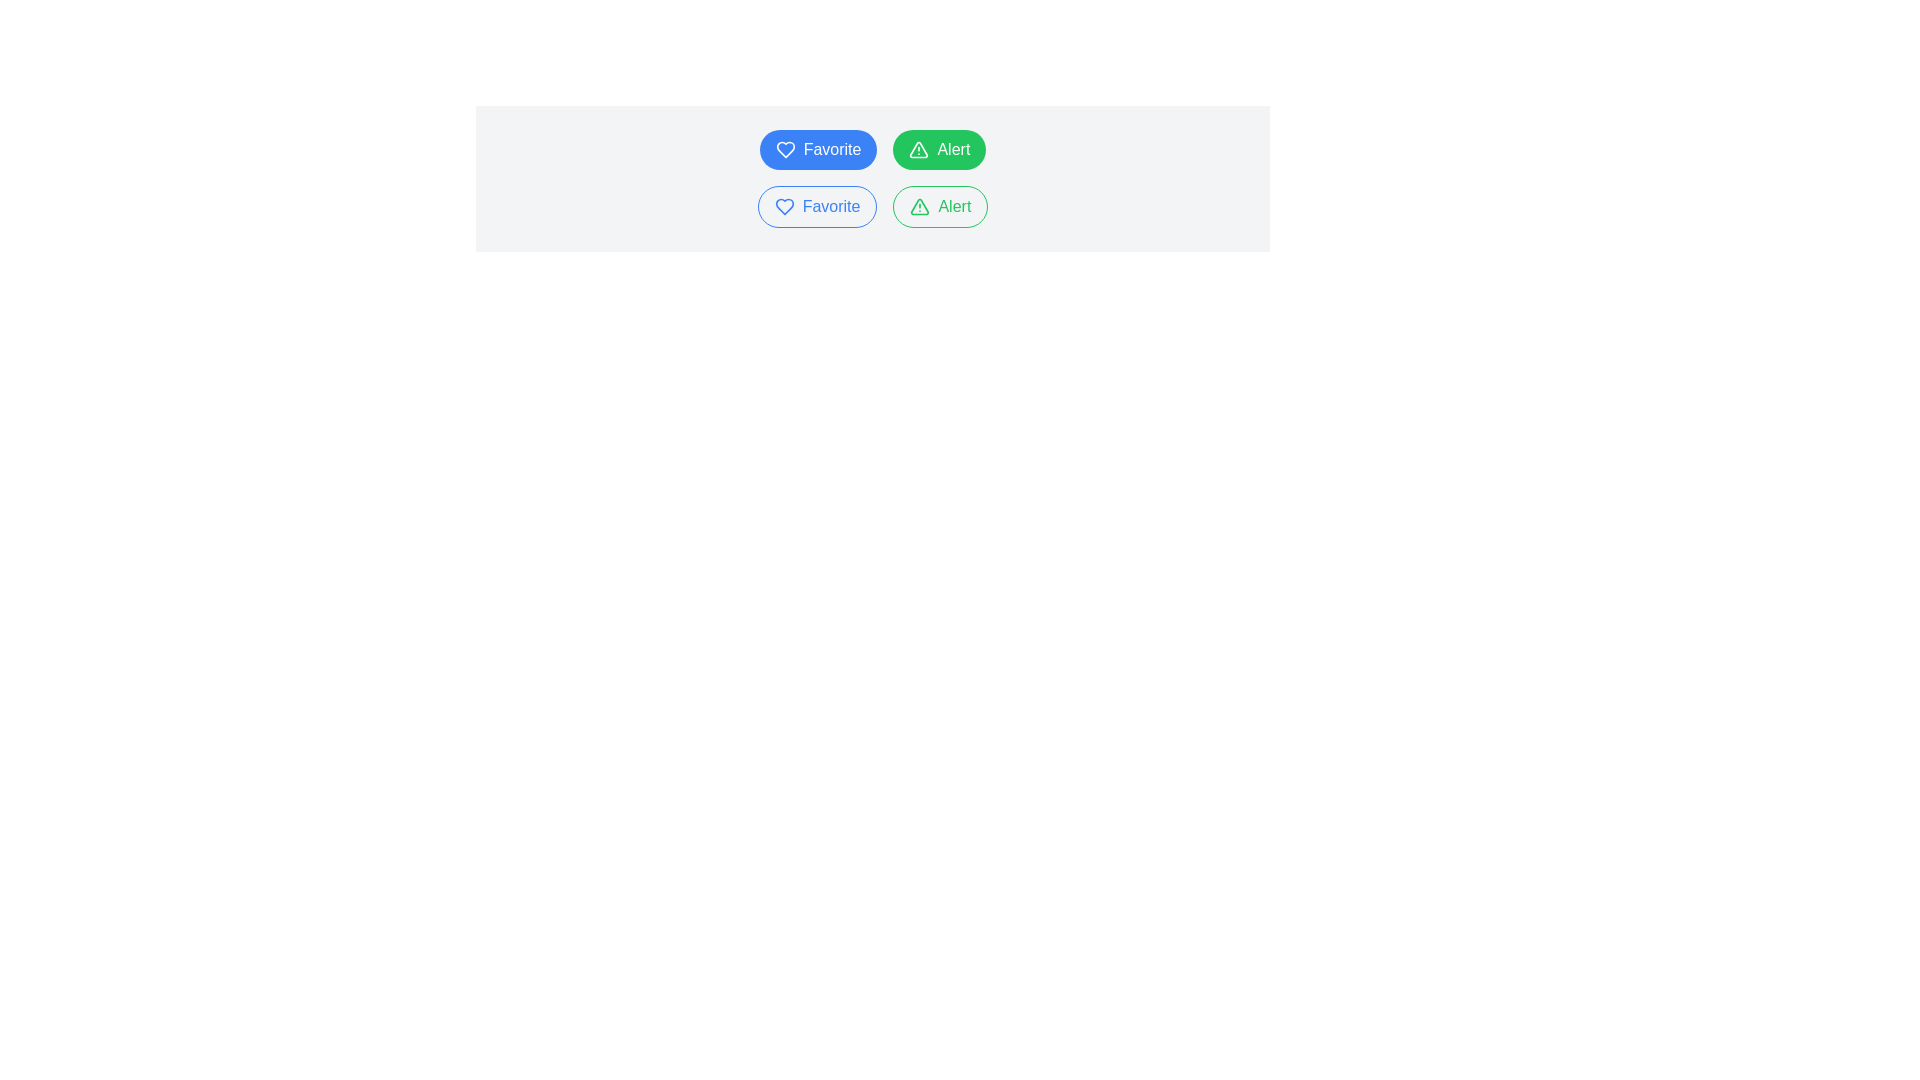 This screenshot has height=1080, width=1920. I want to click on the button group containing 'Favorite' and 'Alert' buttons for keyboard interaction, so click(873, 207).